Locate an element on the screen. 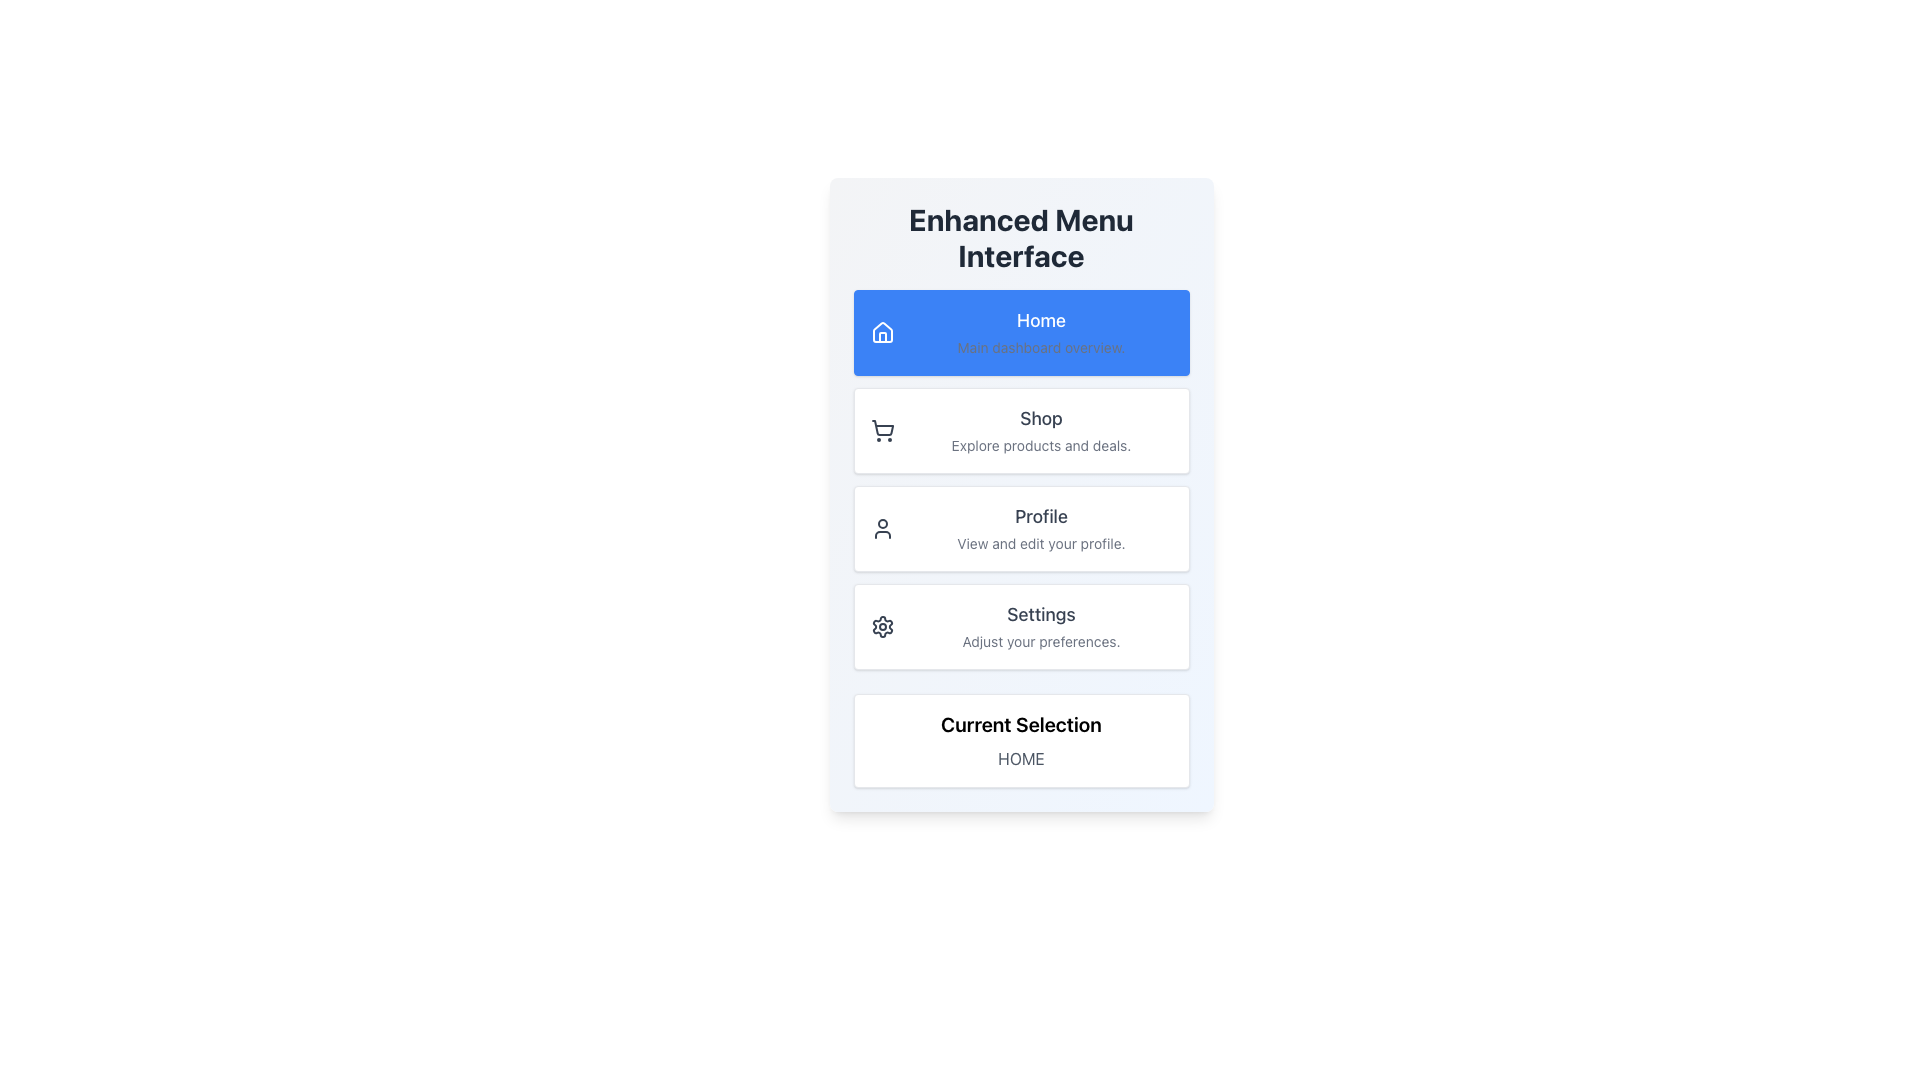 This screenshot has height=1080, width=1920. text label indicating 'Home' located at the top section of the interface within a highlighted blue rectangular area is located at coordinates (1040, 319).